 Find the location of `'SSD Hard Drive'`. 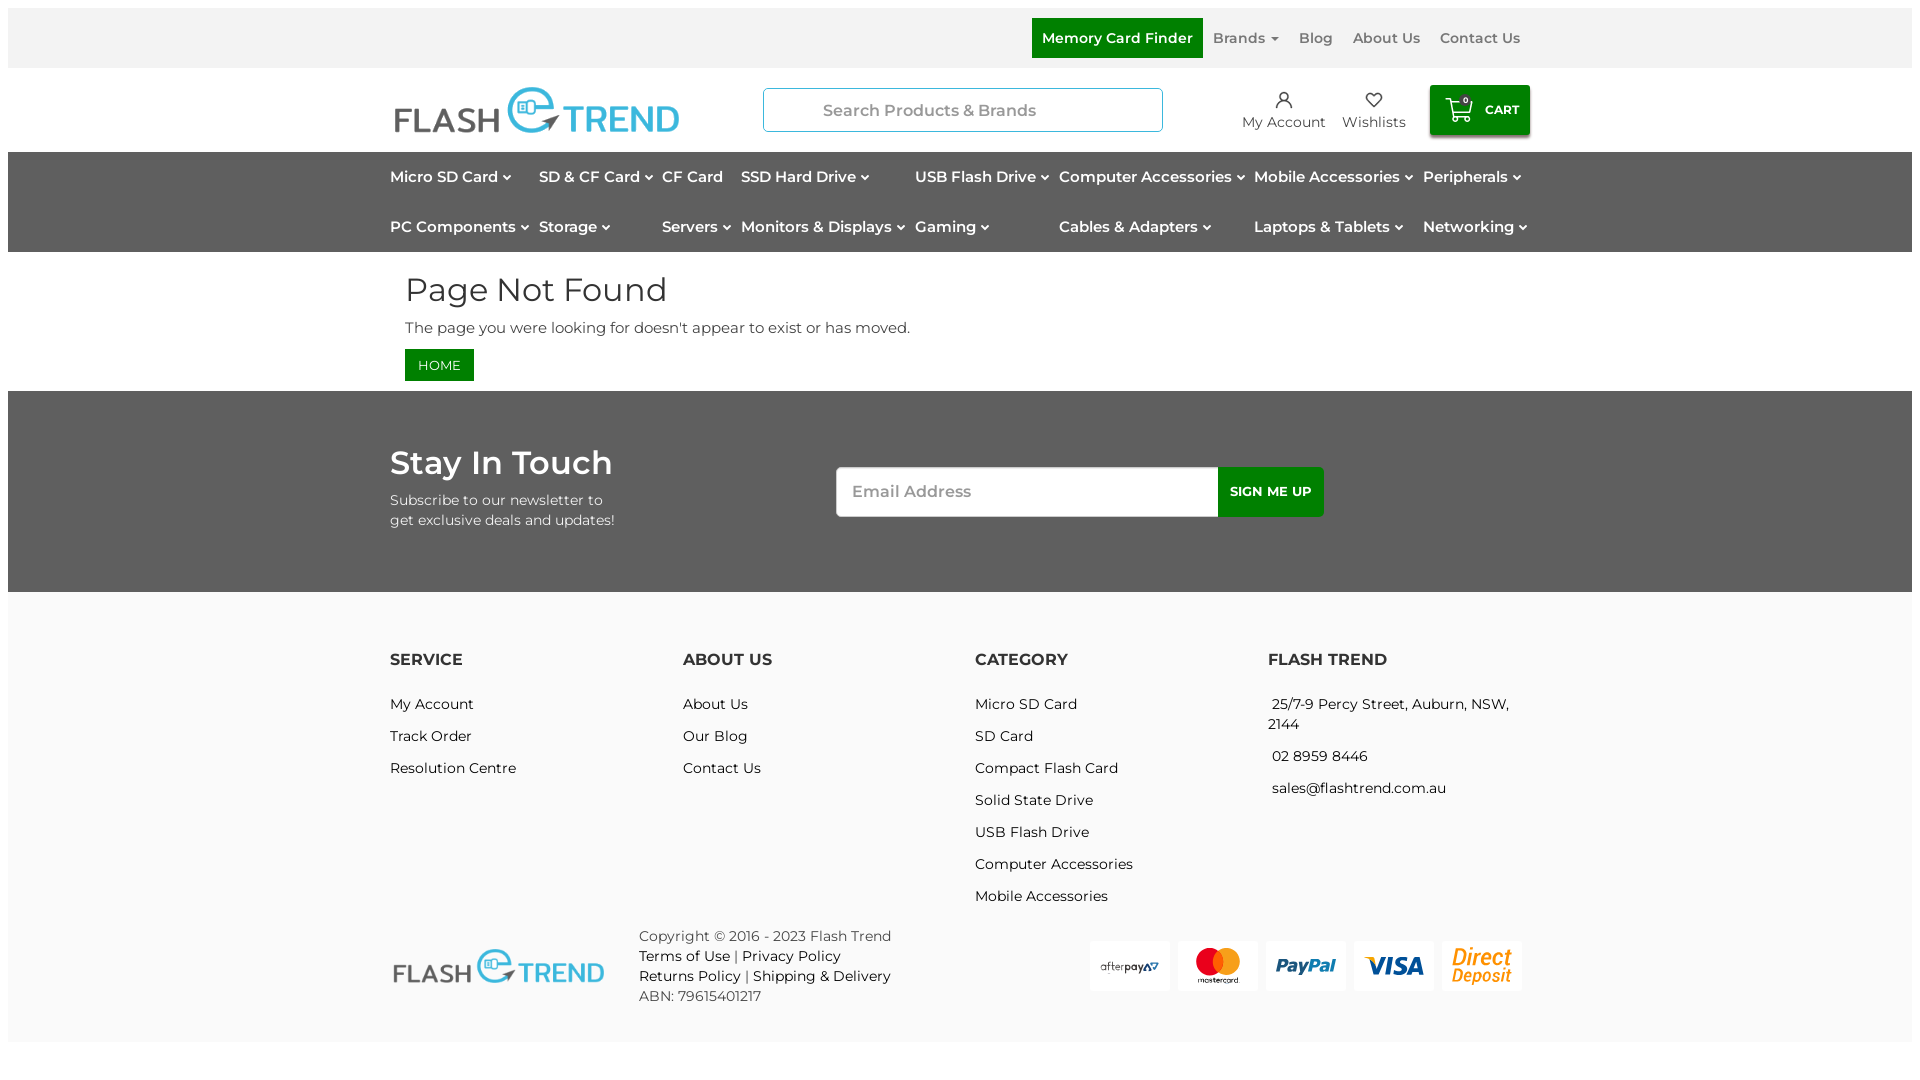

'SSD Hard Drive' is located at coordinates (806, 176).